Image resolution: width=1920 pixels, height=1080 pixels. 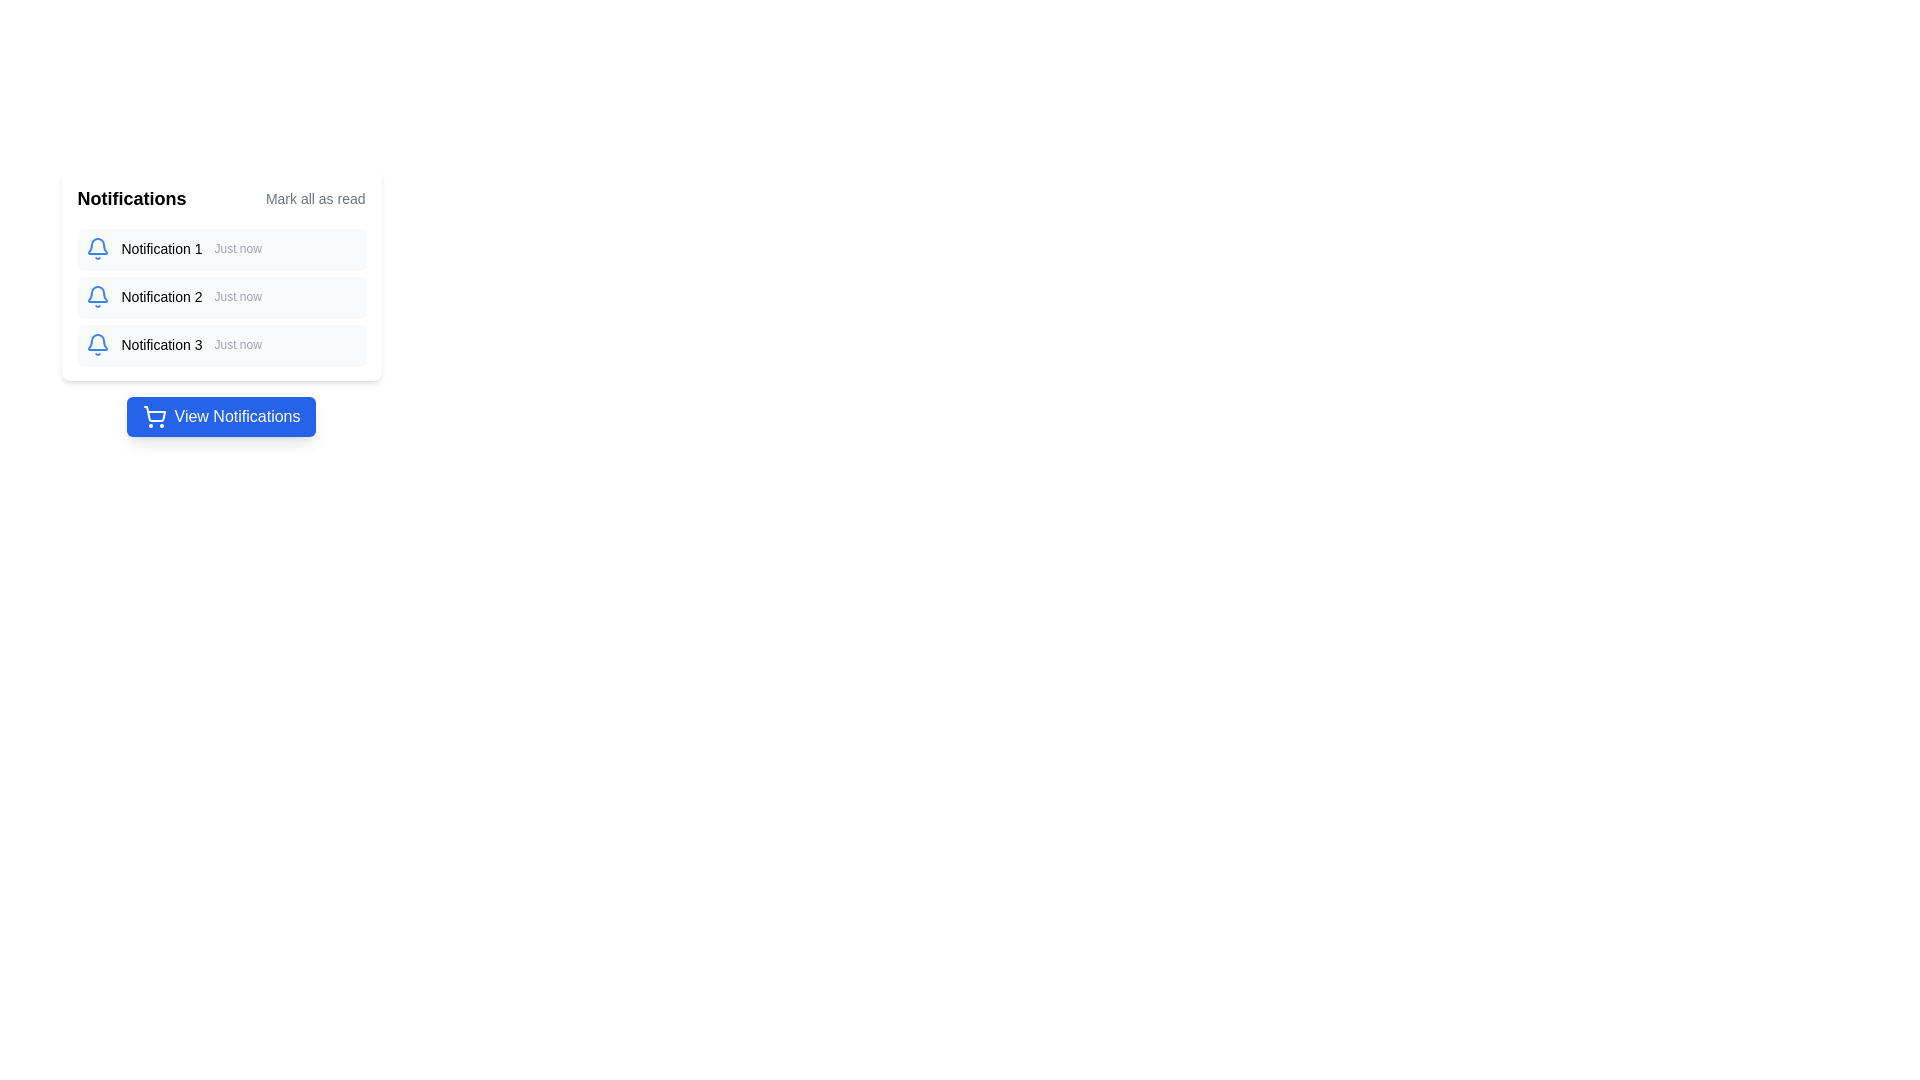 What do you see at coordinates (238, 297) in the screenshot?
I see `the timestamp text label located in the second notification item, positioned to the far right next to the title 'Notification 2'` at bounding box center [238, 297].